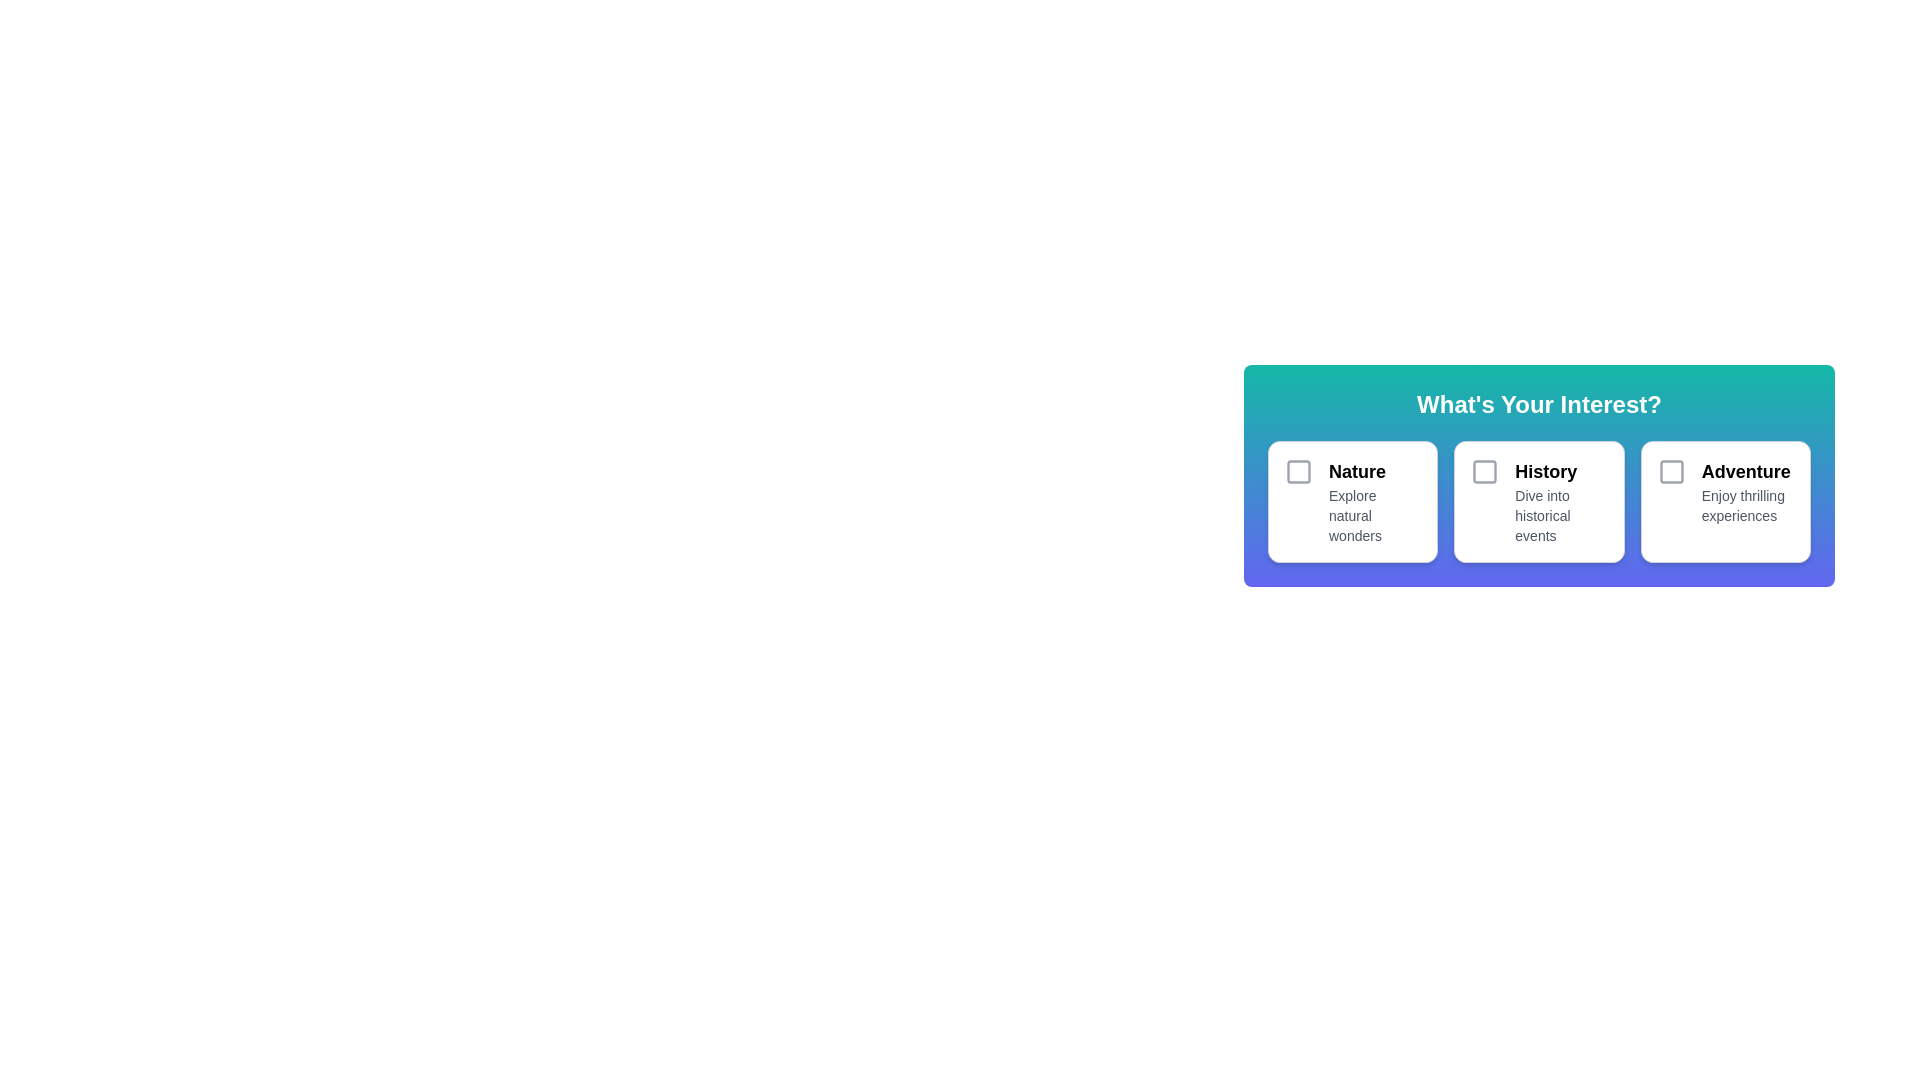 The height and width of the screenshot is (1080, 1920). Describe the element at coordinates (1299, 471) in the screenshot. I see `the checkbox located under the 'Nature' option, which is a square-shaped icon with rounded corners` at that location.